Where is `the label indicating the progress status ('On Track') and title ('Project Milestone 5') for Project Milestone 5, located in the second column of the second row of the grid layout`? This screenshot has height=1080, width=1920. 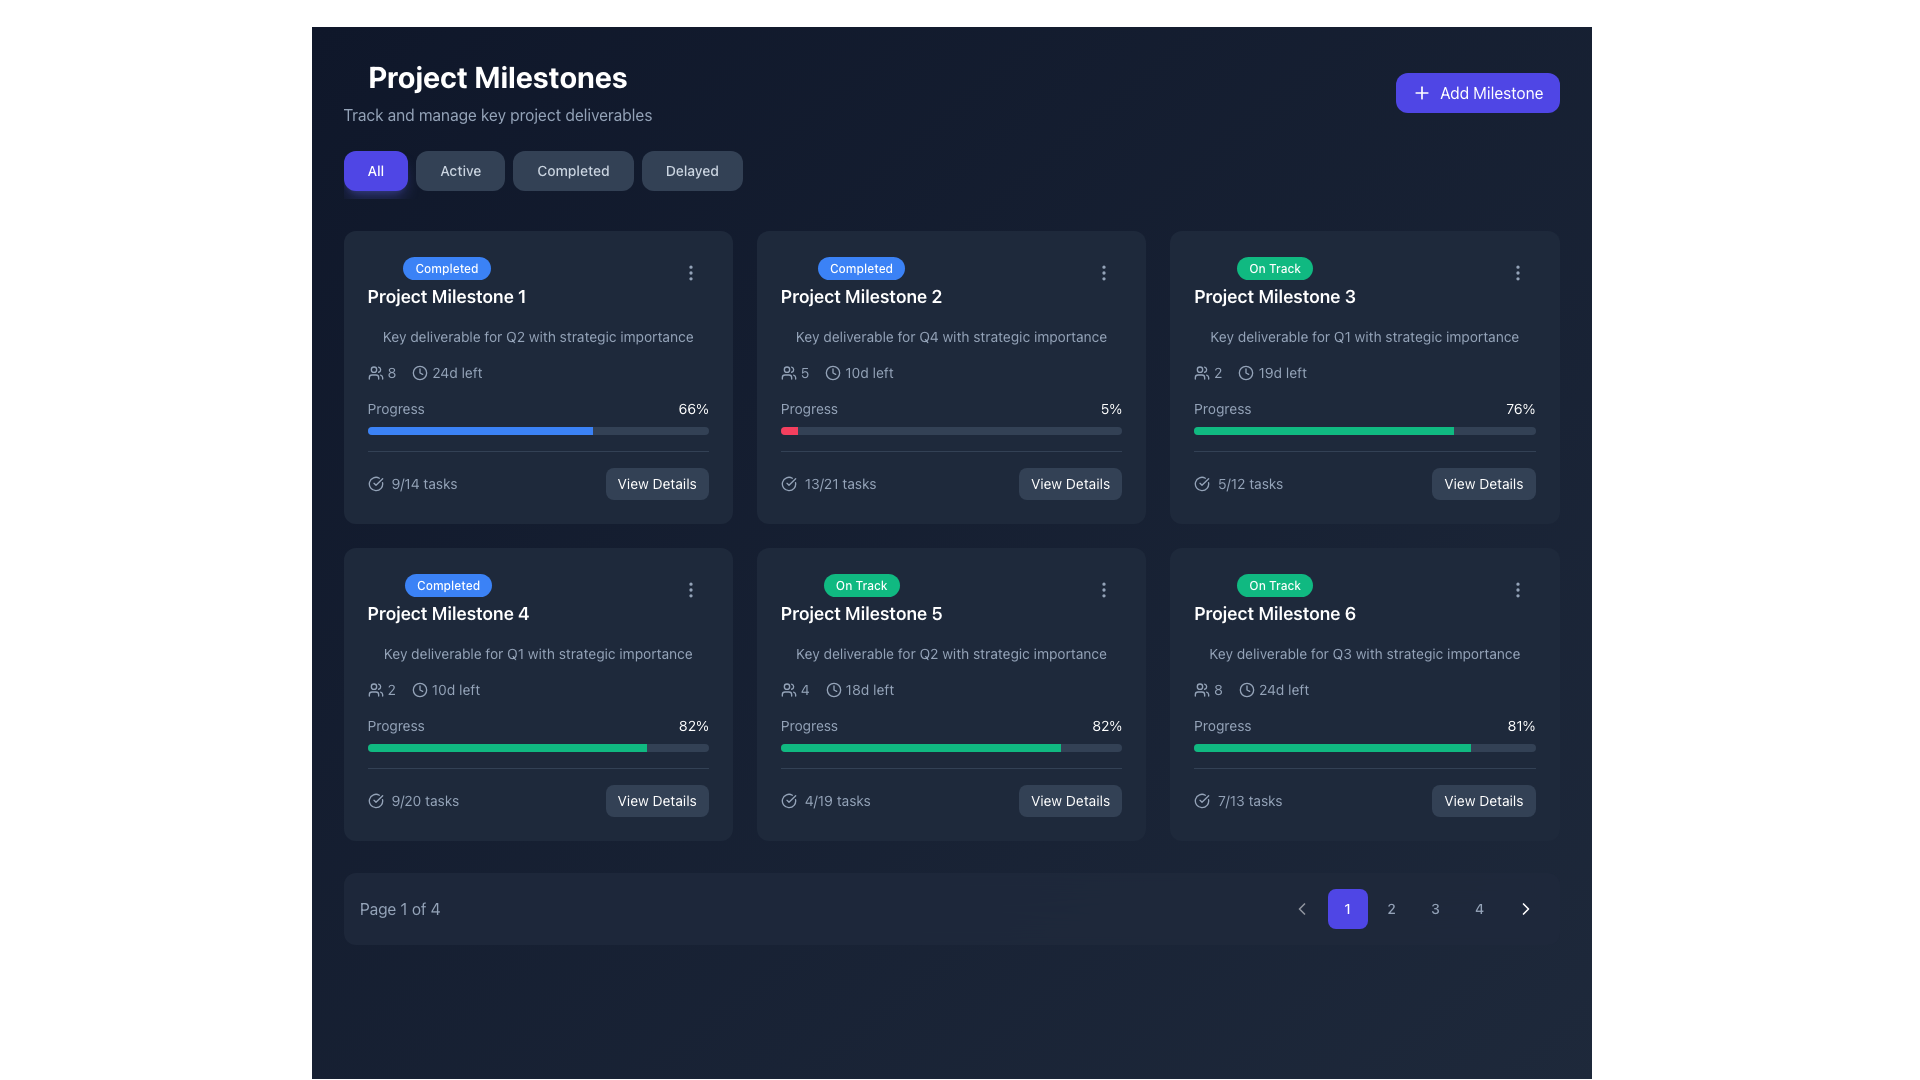 the label indicating the progress status ('On Track') and title ('Project Milestone 5') for Project Milestone 5, located in the second column of the second row of the grid layout is located at coordinates (861, 599).